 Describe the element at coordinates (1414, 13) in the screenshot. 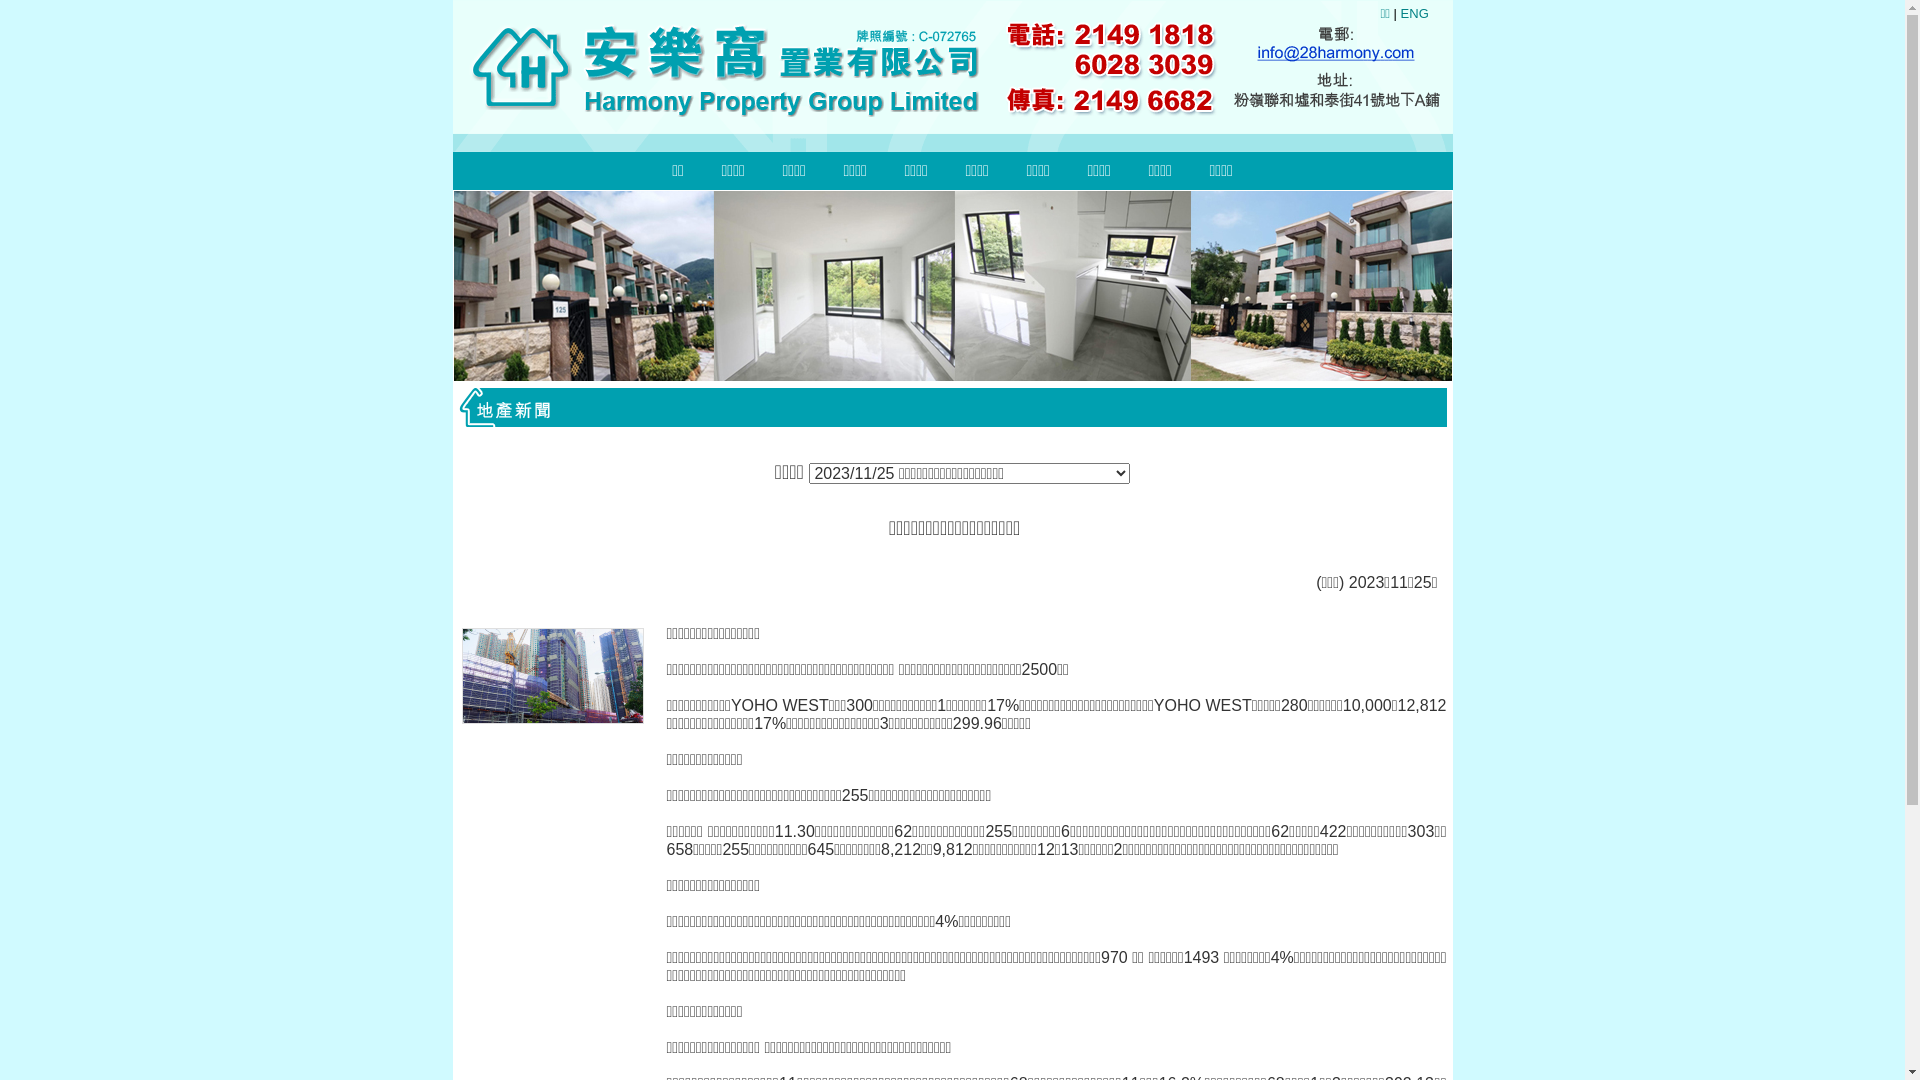

I see `'ENG'` at that location.